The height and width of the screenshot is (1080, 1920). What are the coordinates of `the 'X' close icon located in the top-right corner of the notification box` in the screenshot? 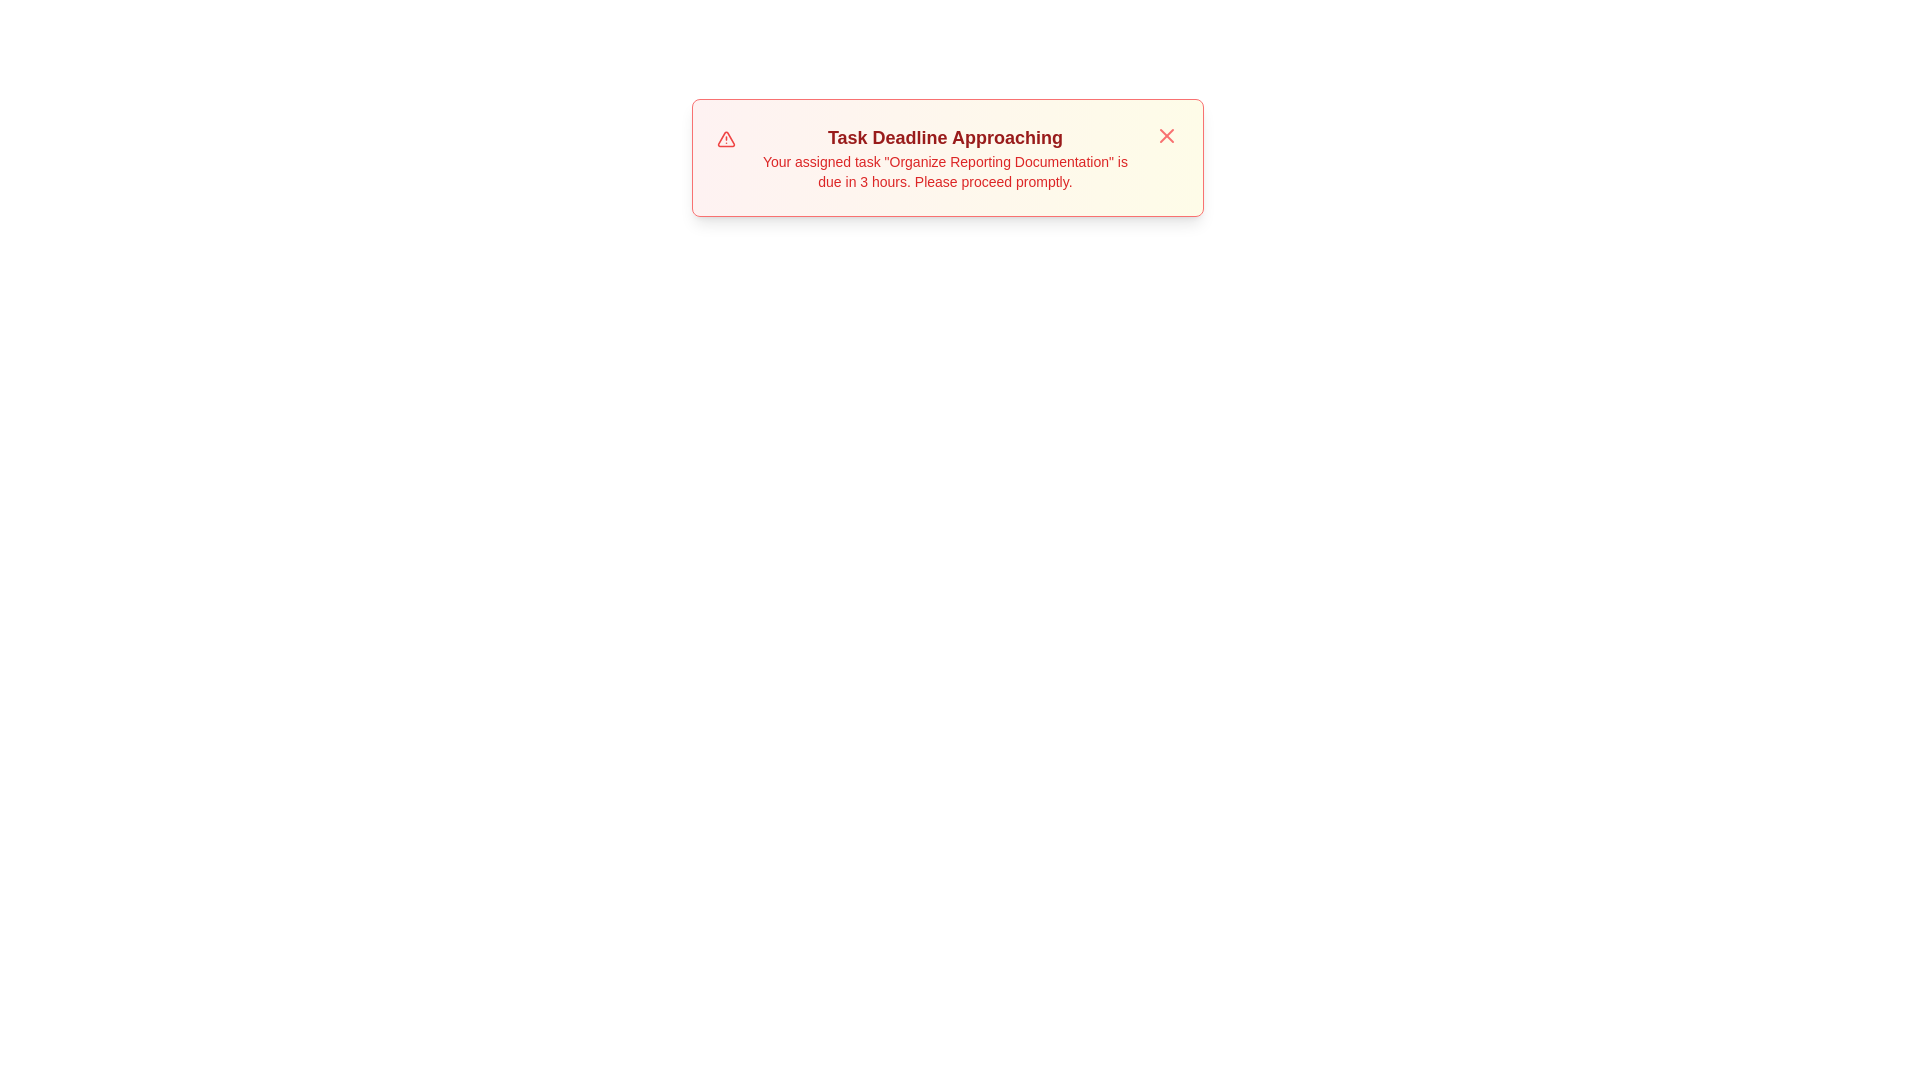 It's located at (1166, 135).